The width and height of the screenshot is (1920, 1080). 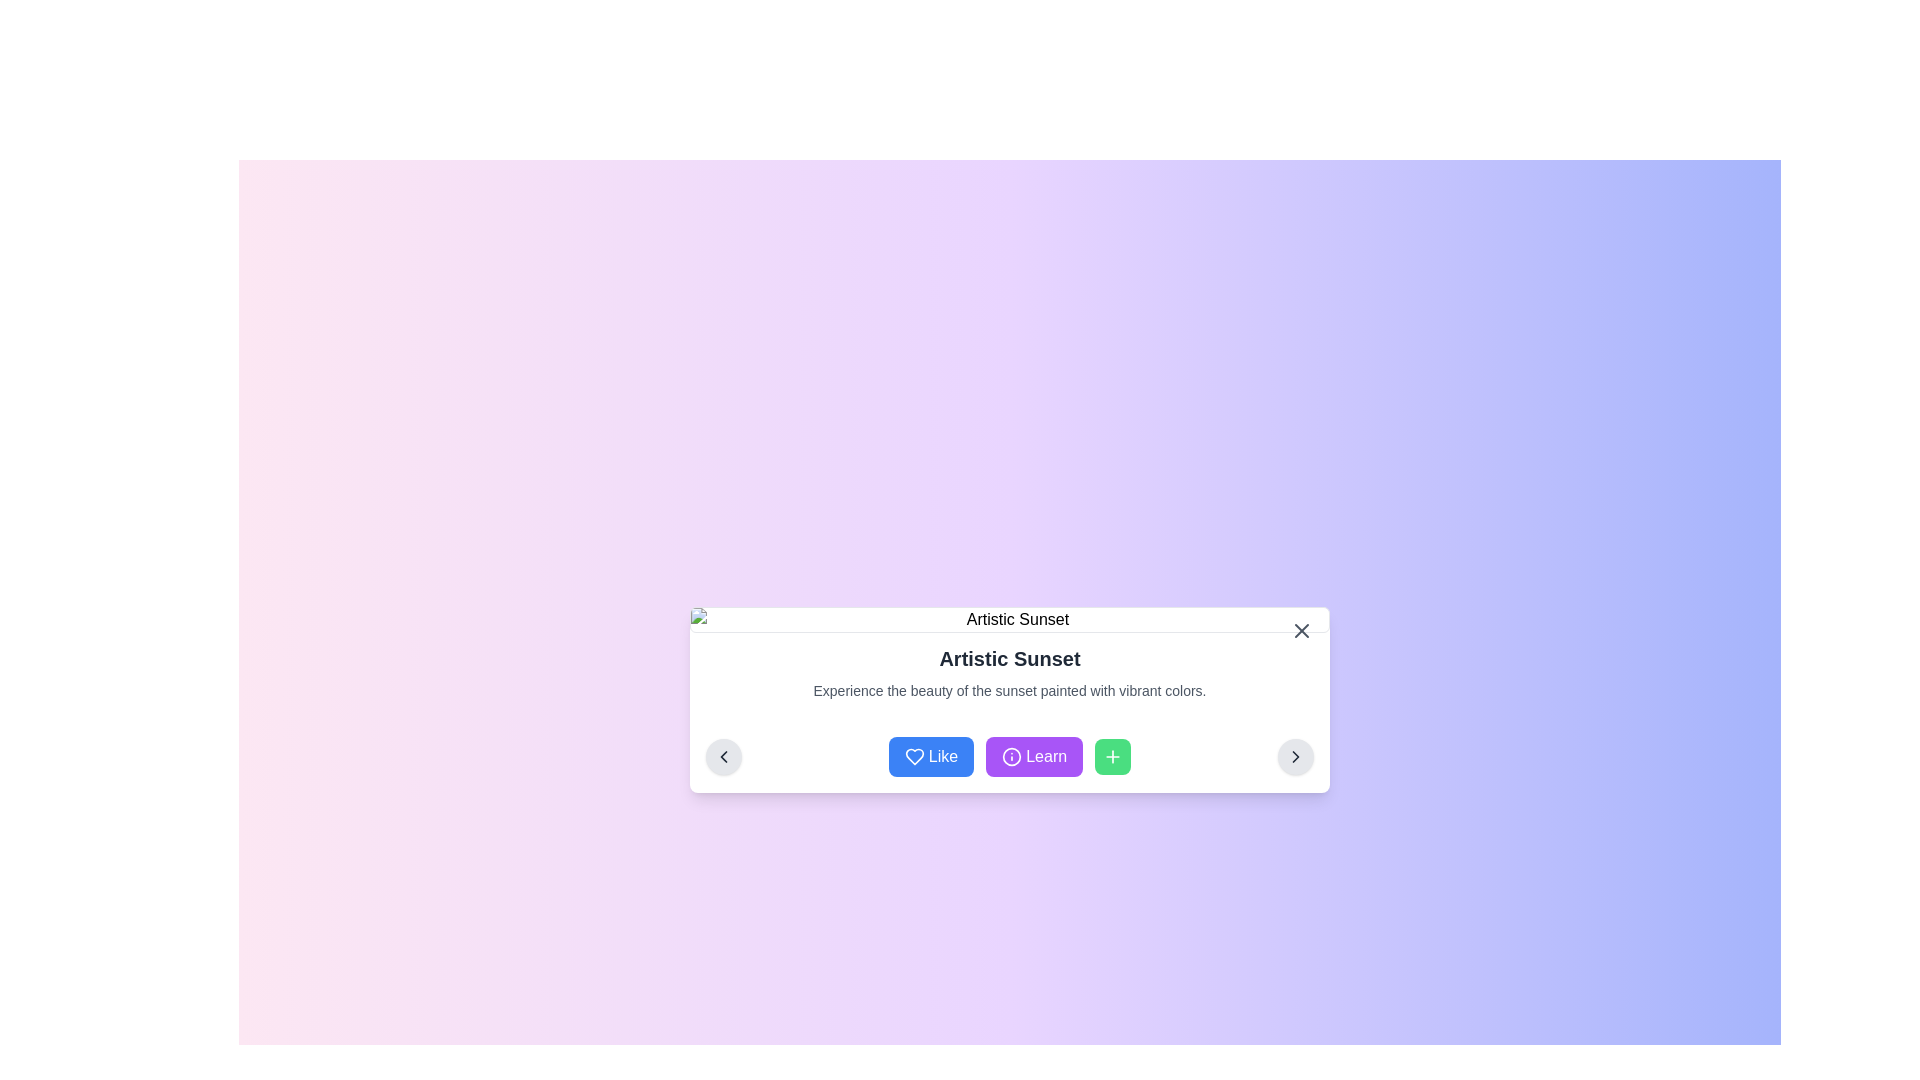 I want to click on the graphical 'X' icon located in the top-right corner of the header section of a modal window, so click(x=1301, y=631).